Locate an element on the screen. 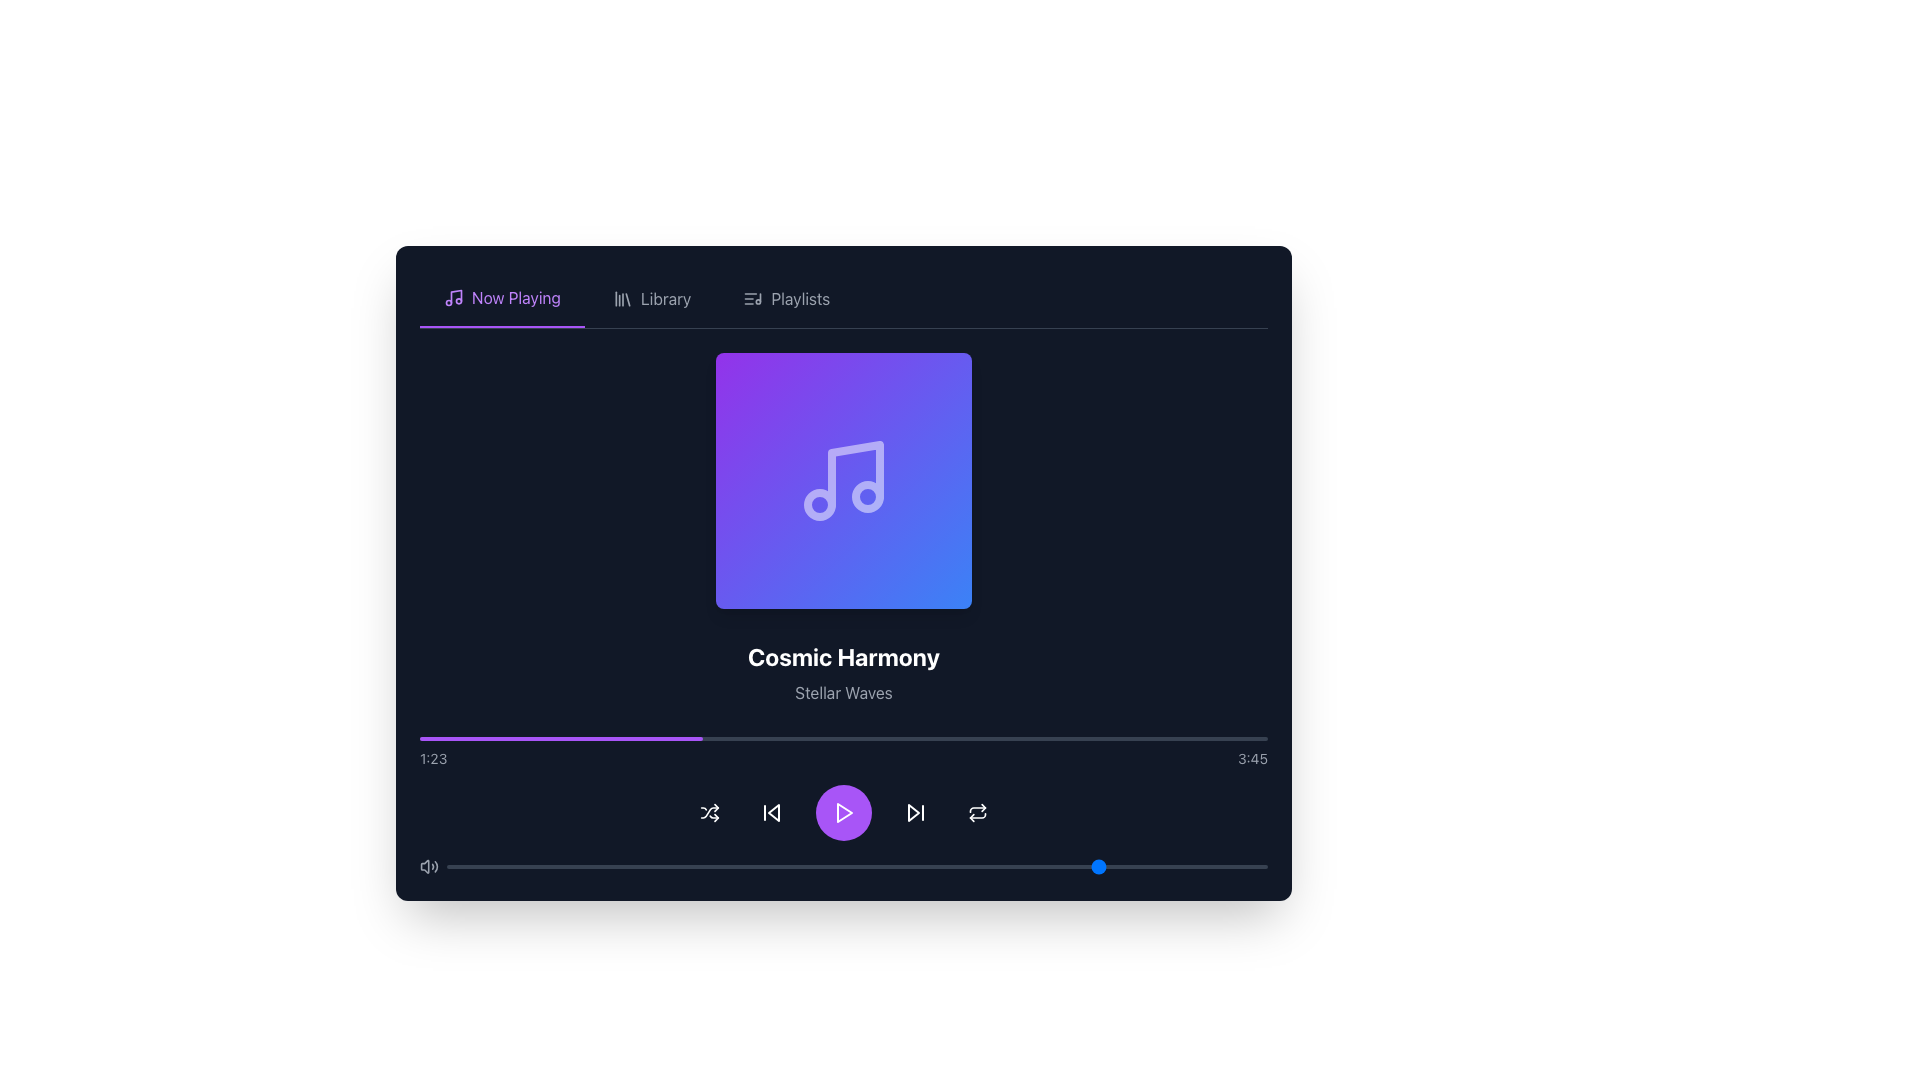 This screenshot has width=1920, height=1080. the album artwork display element, which visually represents the current track or playlist is located at coordinates (844, 481).